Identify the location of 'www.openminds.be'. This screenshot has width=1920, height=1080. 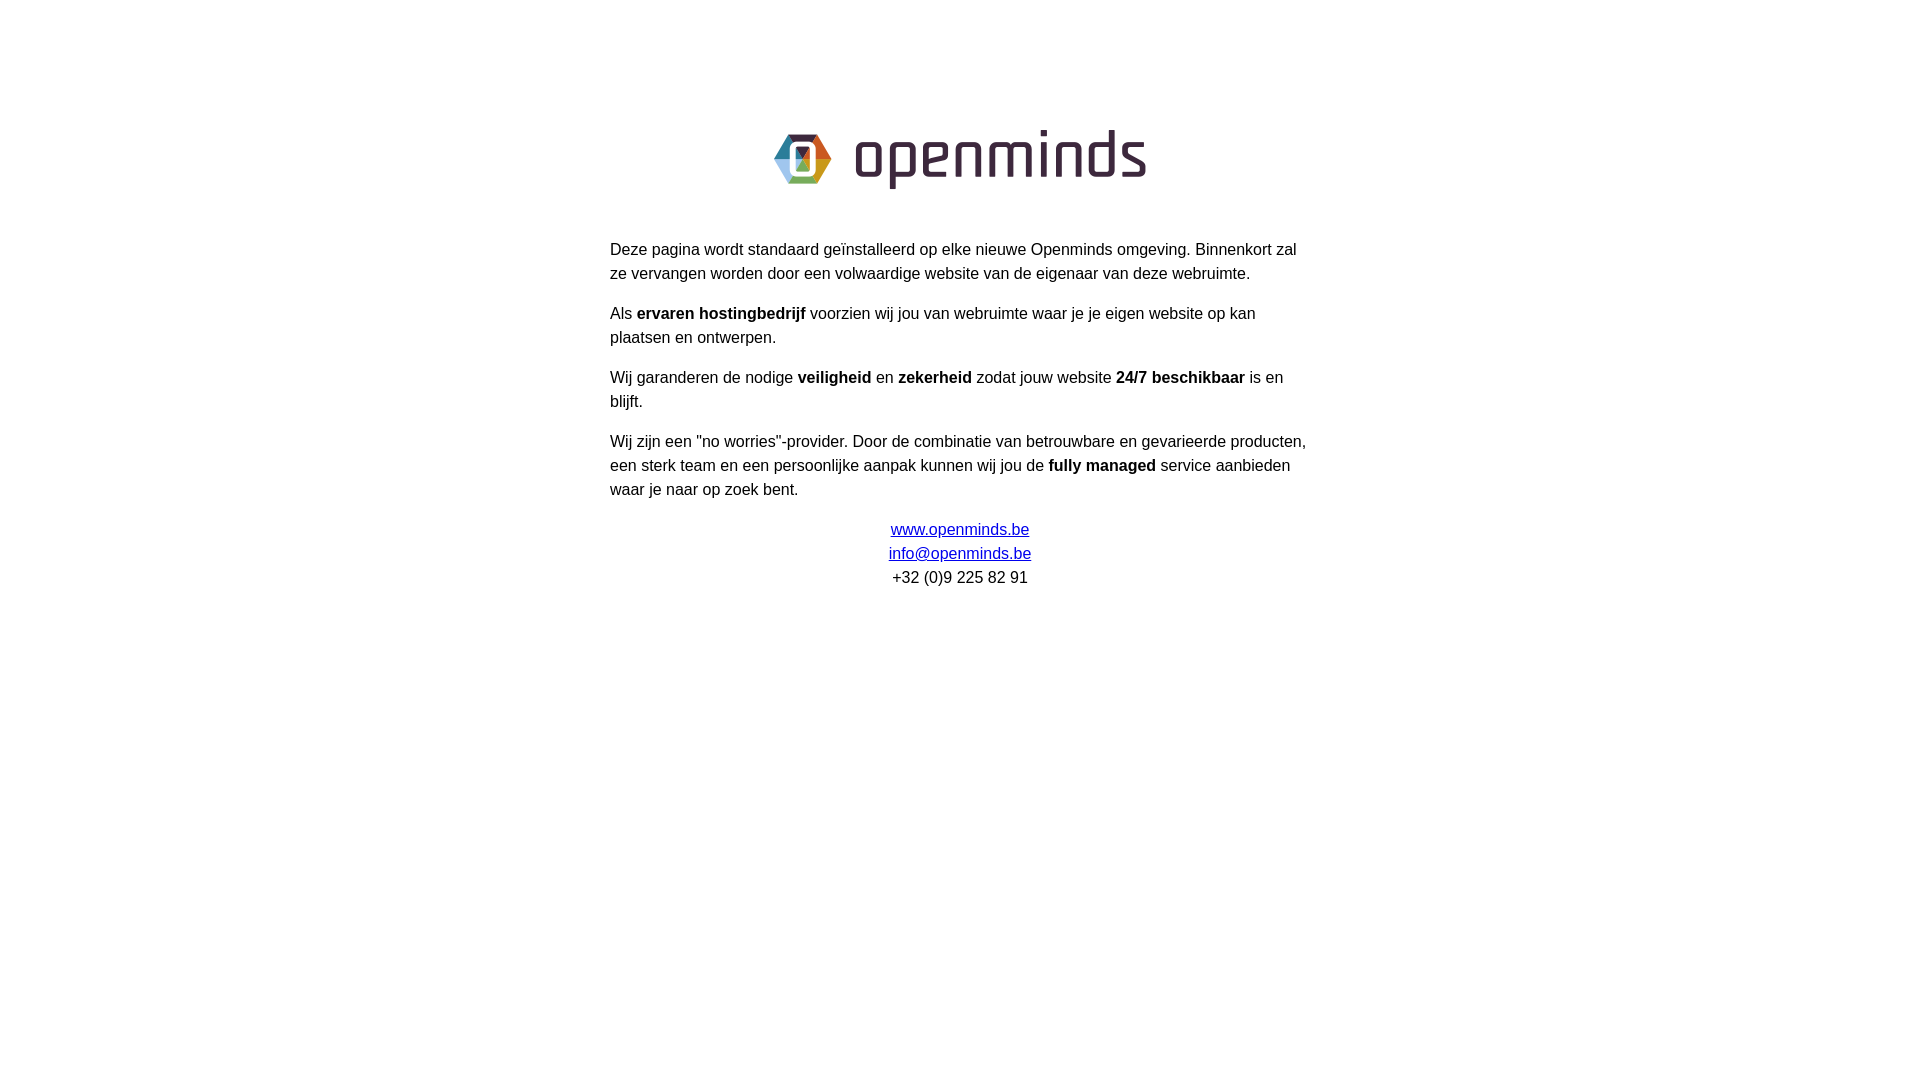
(960, 528).